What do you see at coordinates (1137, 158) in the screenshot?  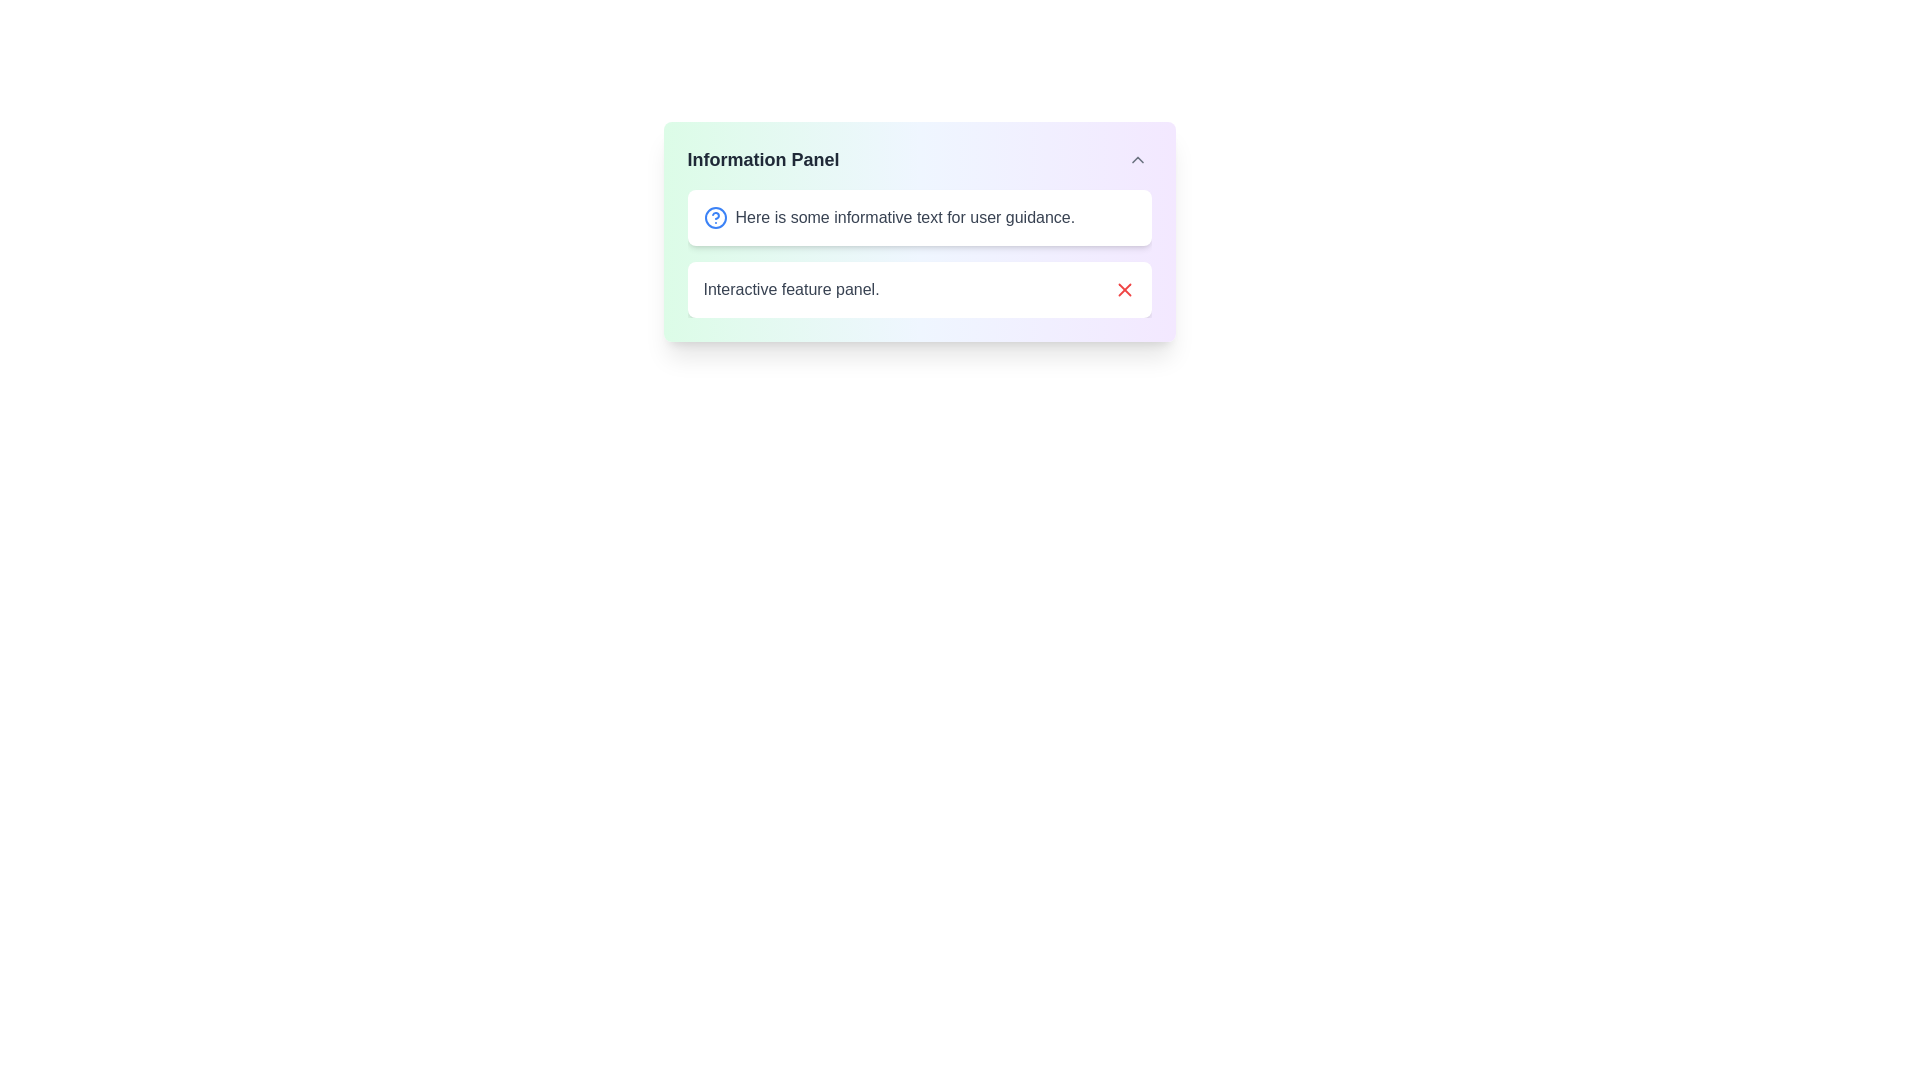 I see `the chevron-up icon button located in the top-right corner of the 'Information Panel'` at bounding box center [1137, 158].